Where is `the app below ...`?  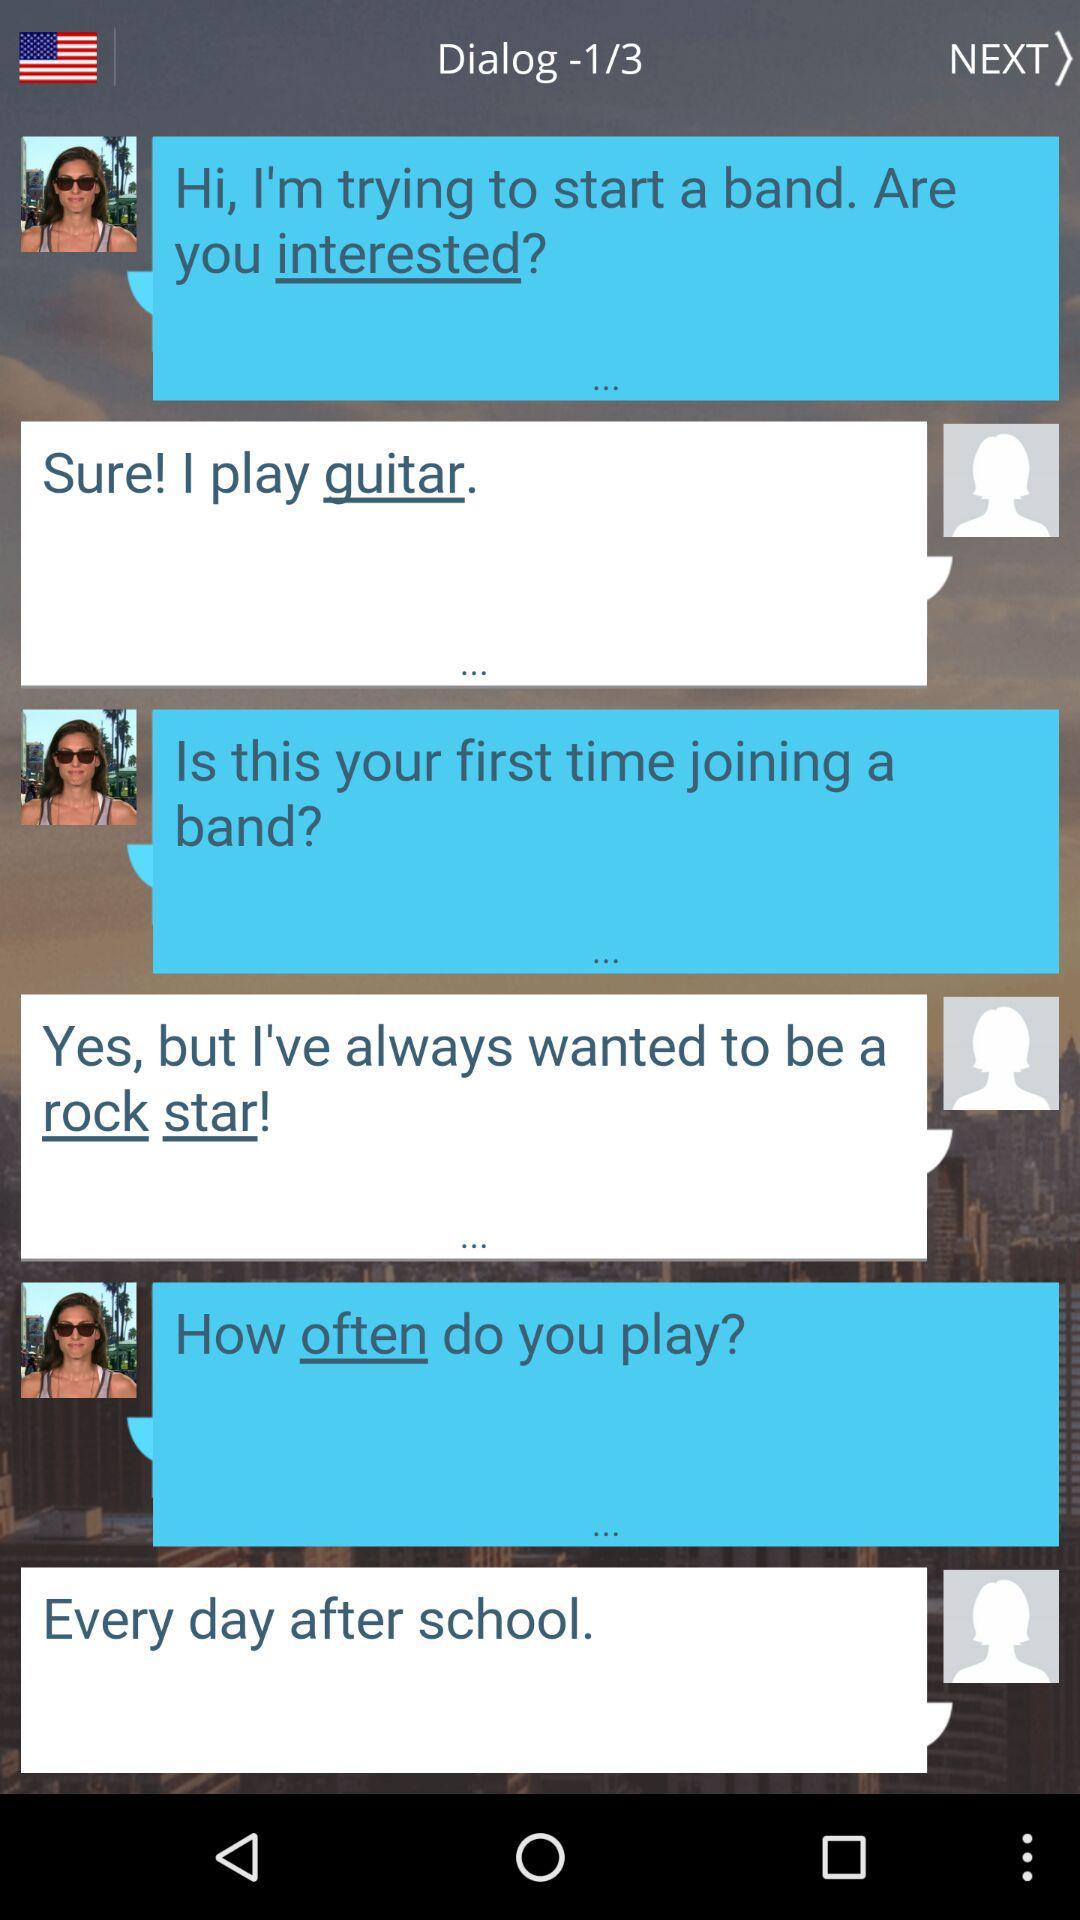 the app below ... is located at coordinates (1001, 1051).